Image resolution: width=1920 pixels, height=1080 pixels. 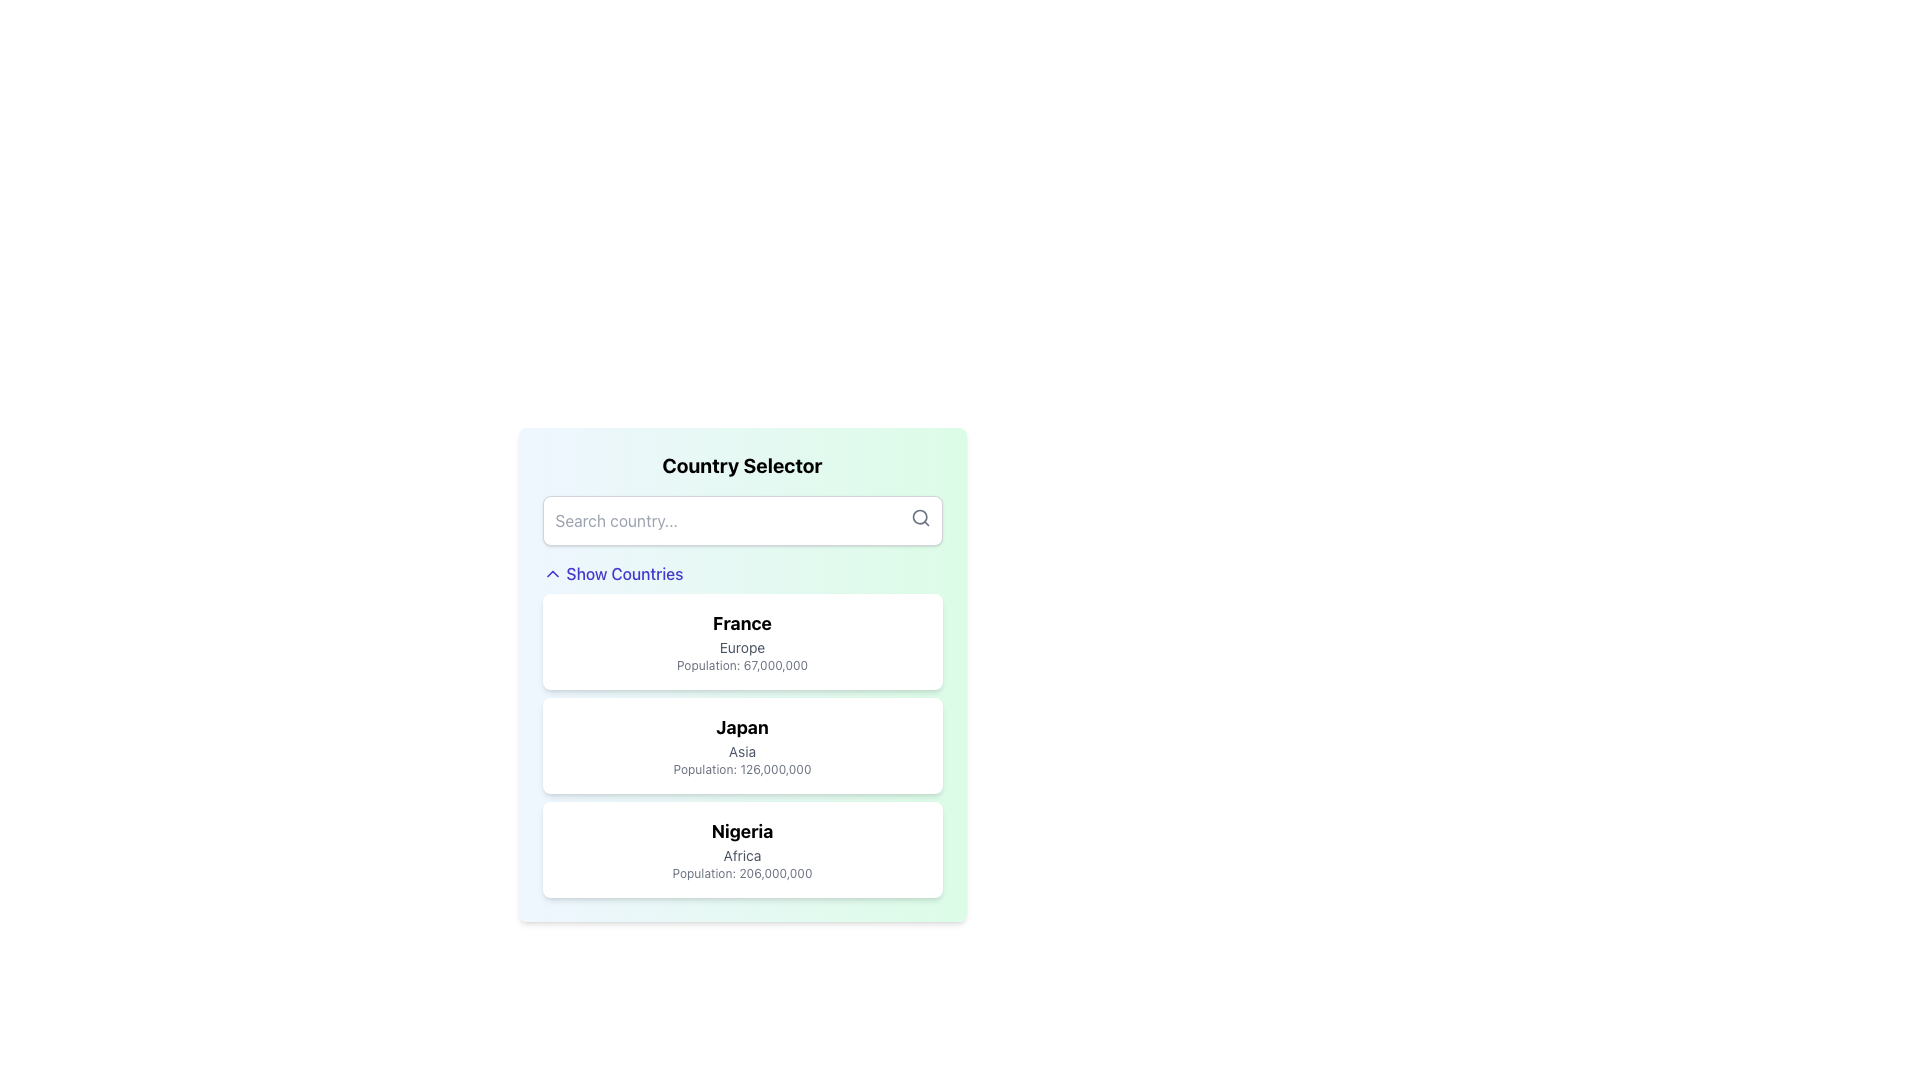 What do you see at coordinates (919, 516) in the screenshot?
I see `the magnifying glass icon located at the top-right corner of the 'Search country...' input field to initiate a search action` at bounding box center [919, 516].